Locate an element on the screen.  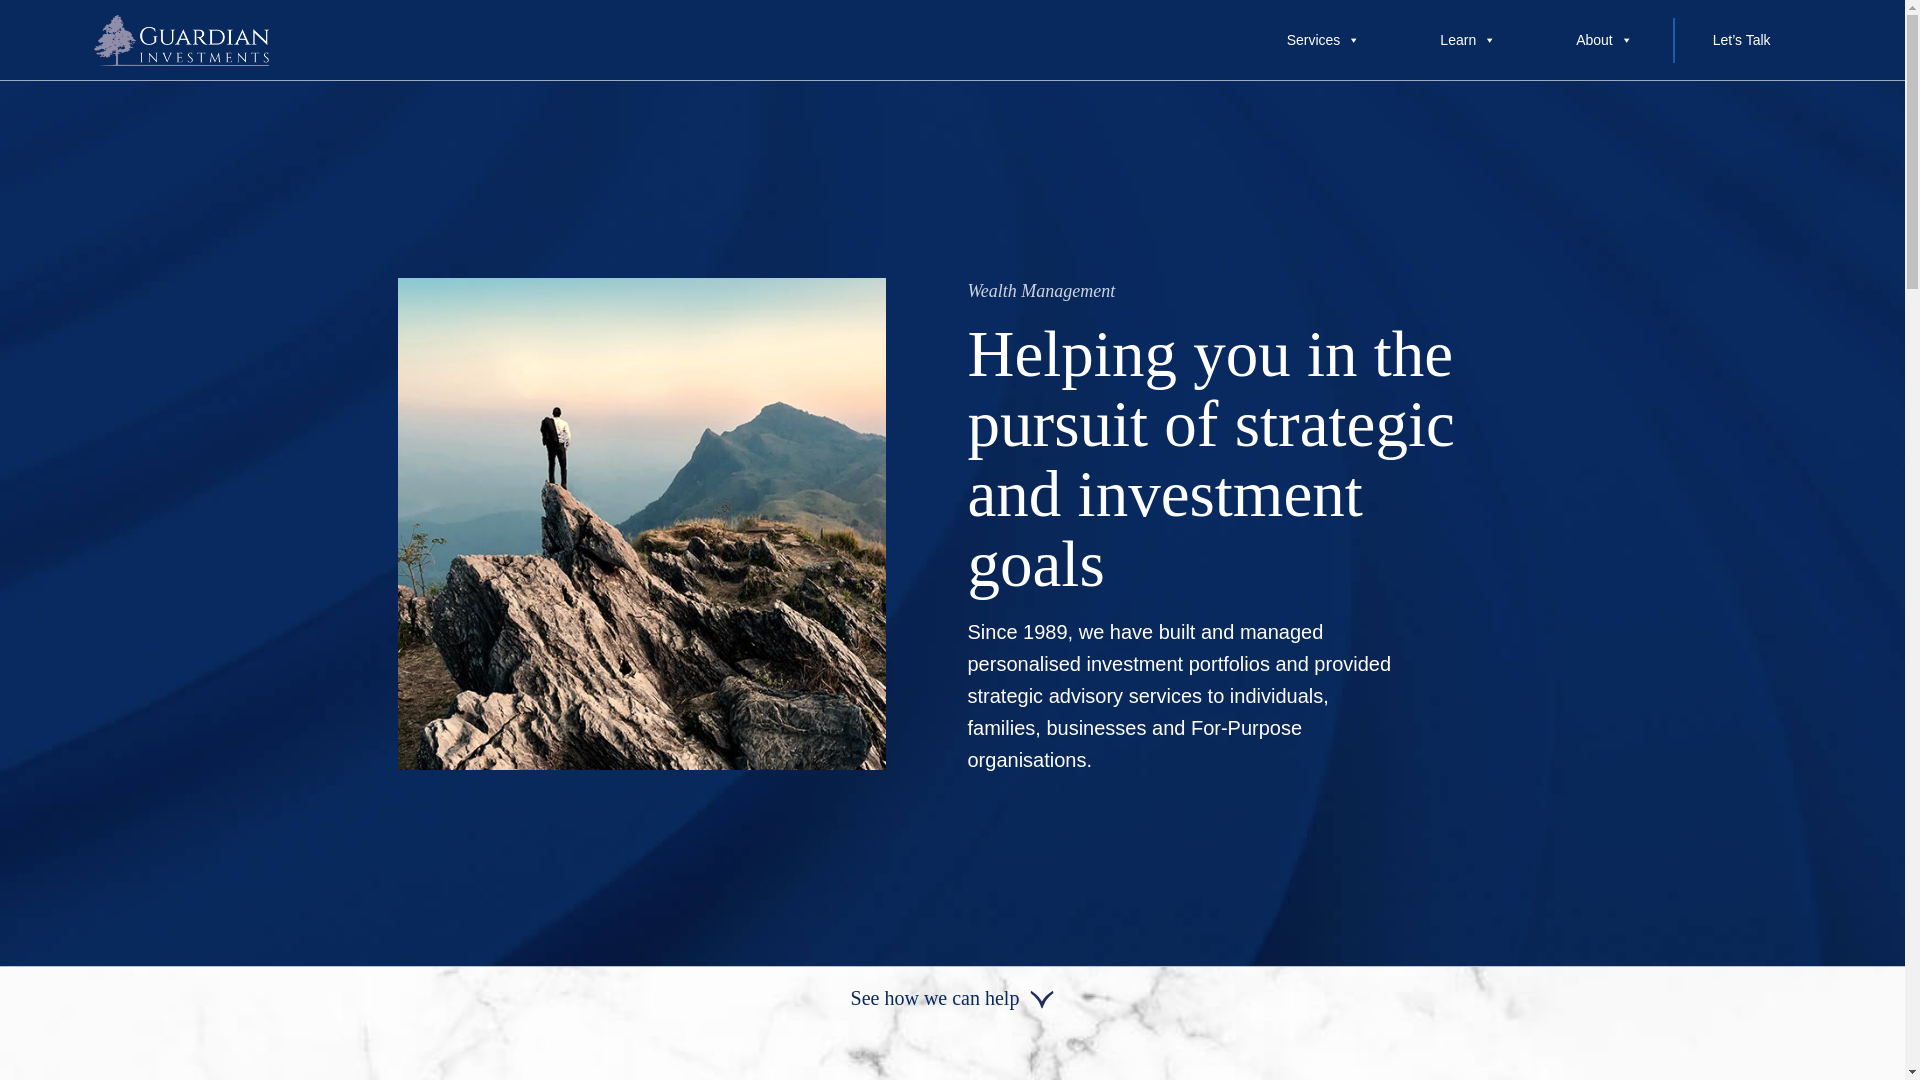
'Learn' is located at coordinates (1399, 39).